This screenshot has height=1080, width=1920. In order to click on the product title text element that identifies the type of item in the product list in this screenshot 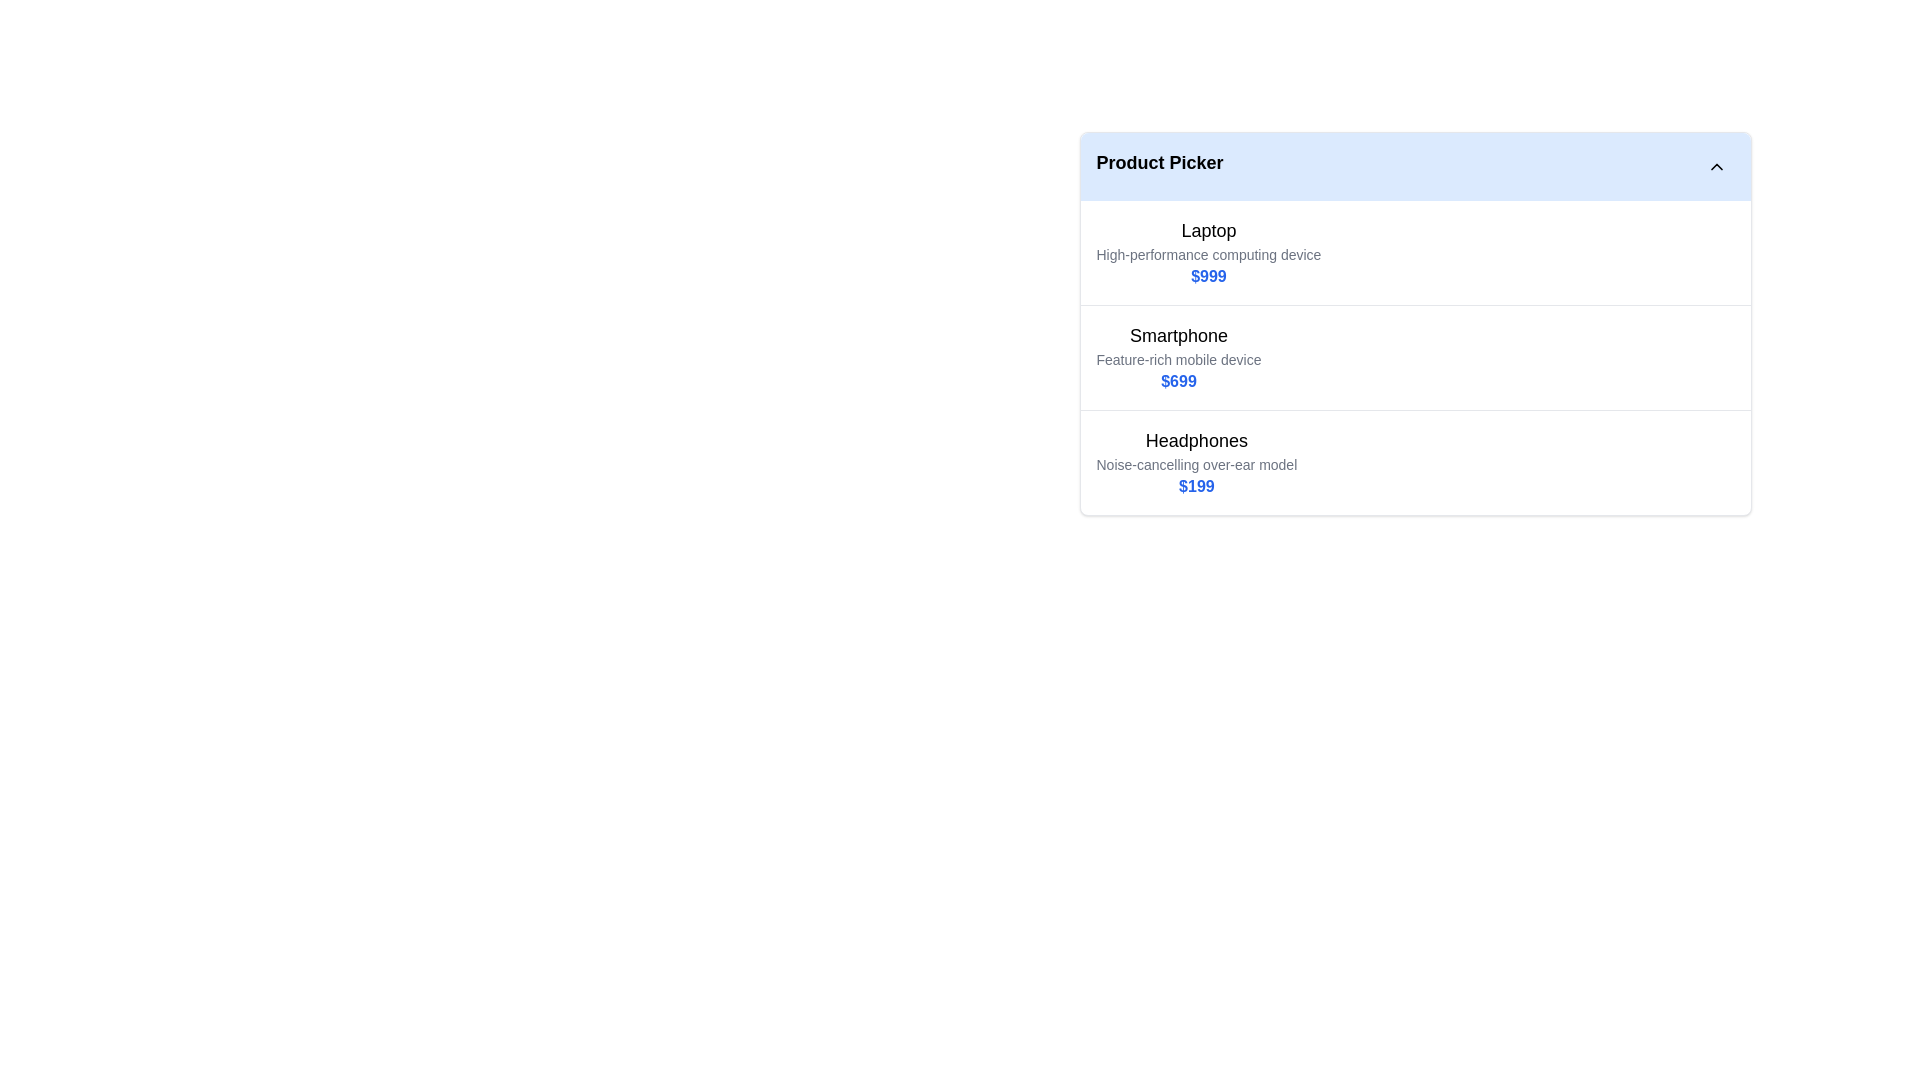, I will do `click(1208, 230)`.